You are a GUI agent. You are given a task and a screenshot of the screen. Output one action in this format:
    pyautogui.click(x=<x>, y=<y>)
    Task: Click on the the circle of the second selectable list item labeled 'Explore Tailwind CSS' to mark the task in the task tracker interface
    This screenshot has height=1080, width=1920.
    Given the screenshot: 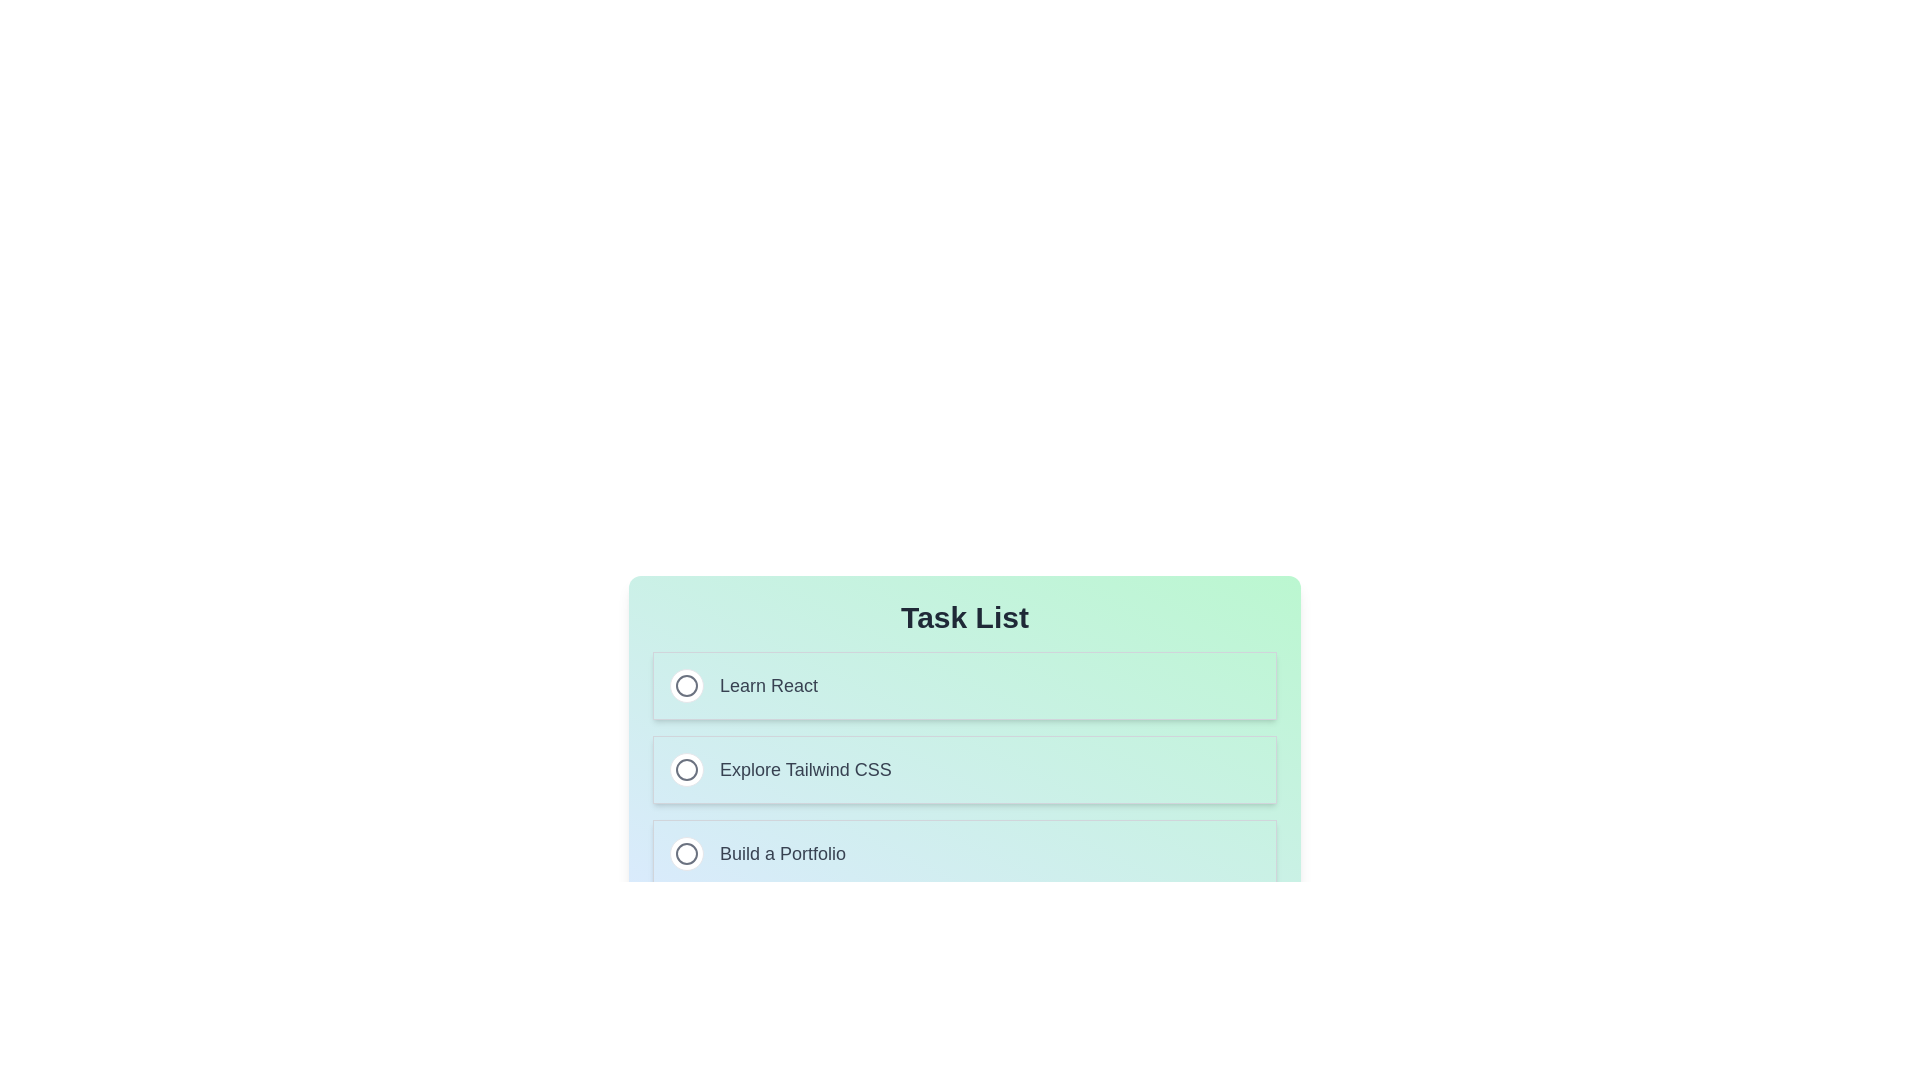 What is the action you would take?
    pyautogui.click(x=964, y=769)
    